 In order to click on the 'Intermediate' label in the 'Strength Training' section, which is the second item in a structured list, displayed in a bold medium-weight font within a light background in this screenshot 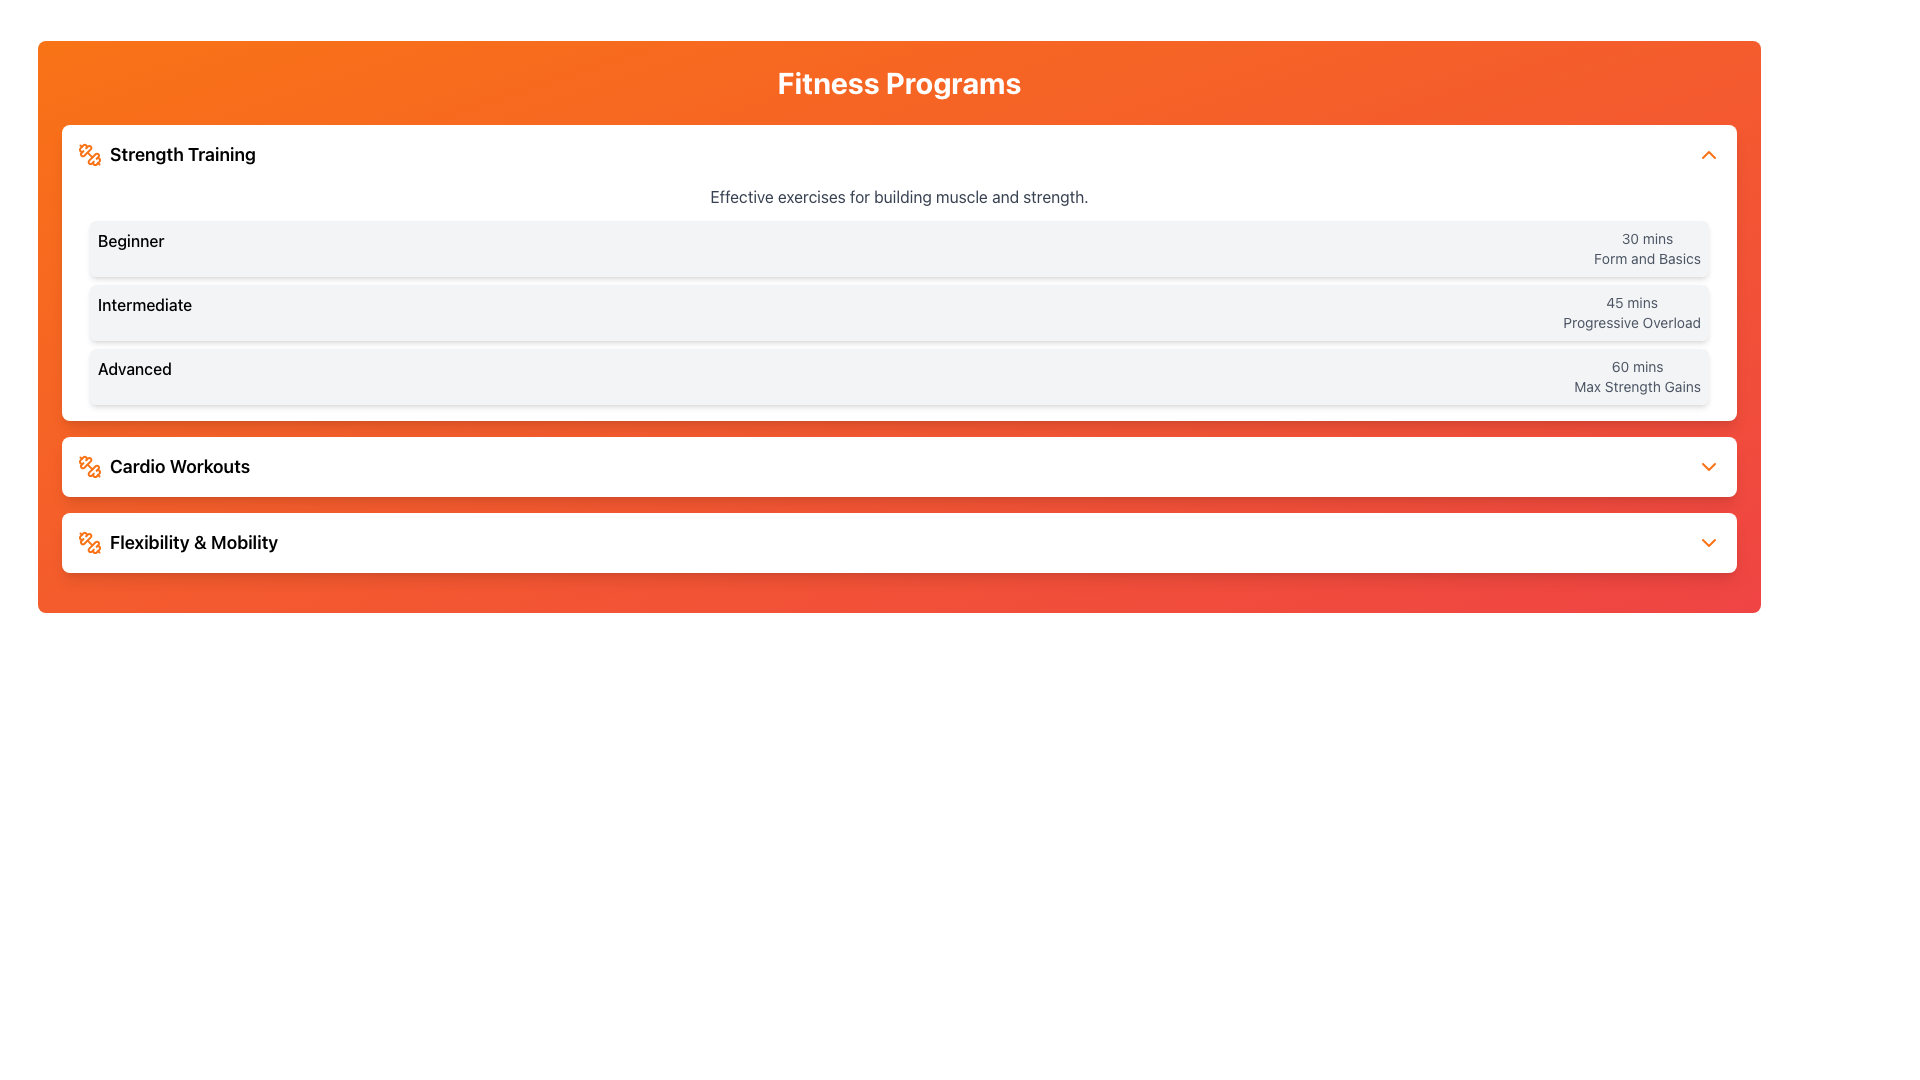, I will do `click(144, 312)`.